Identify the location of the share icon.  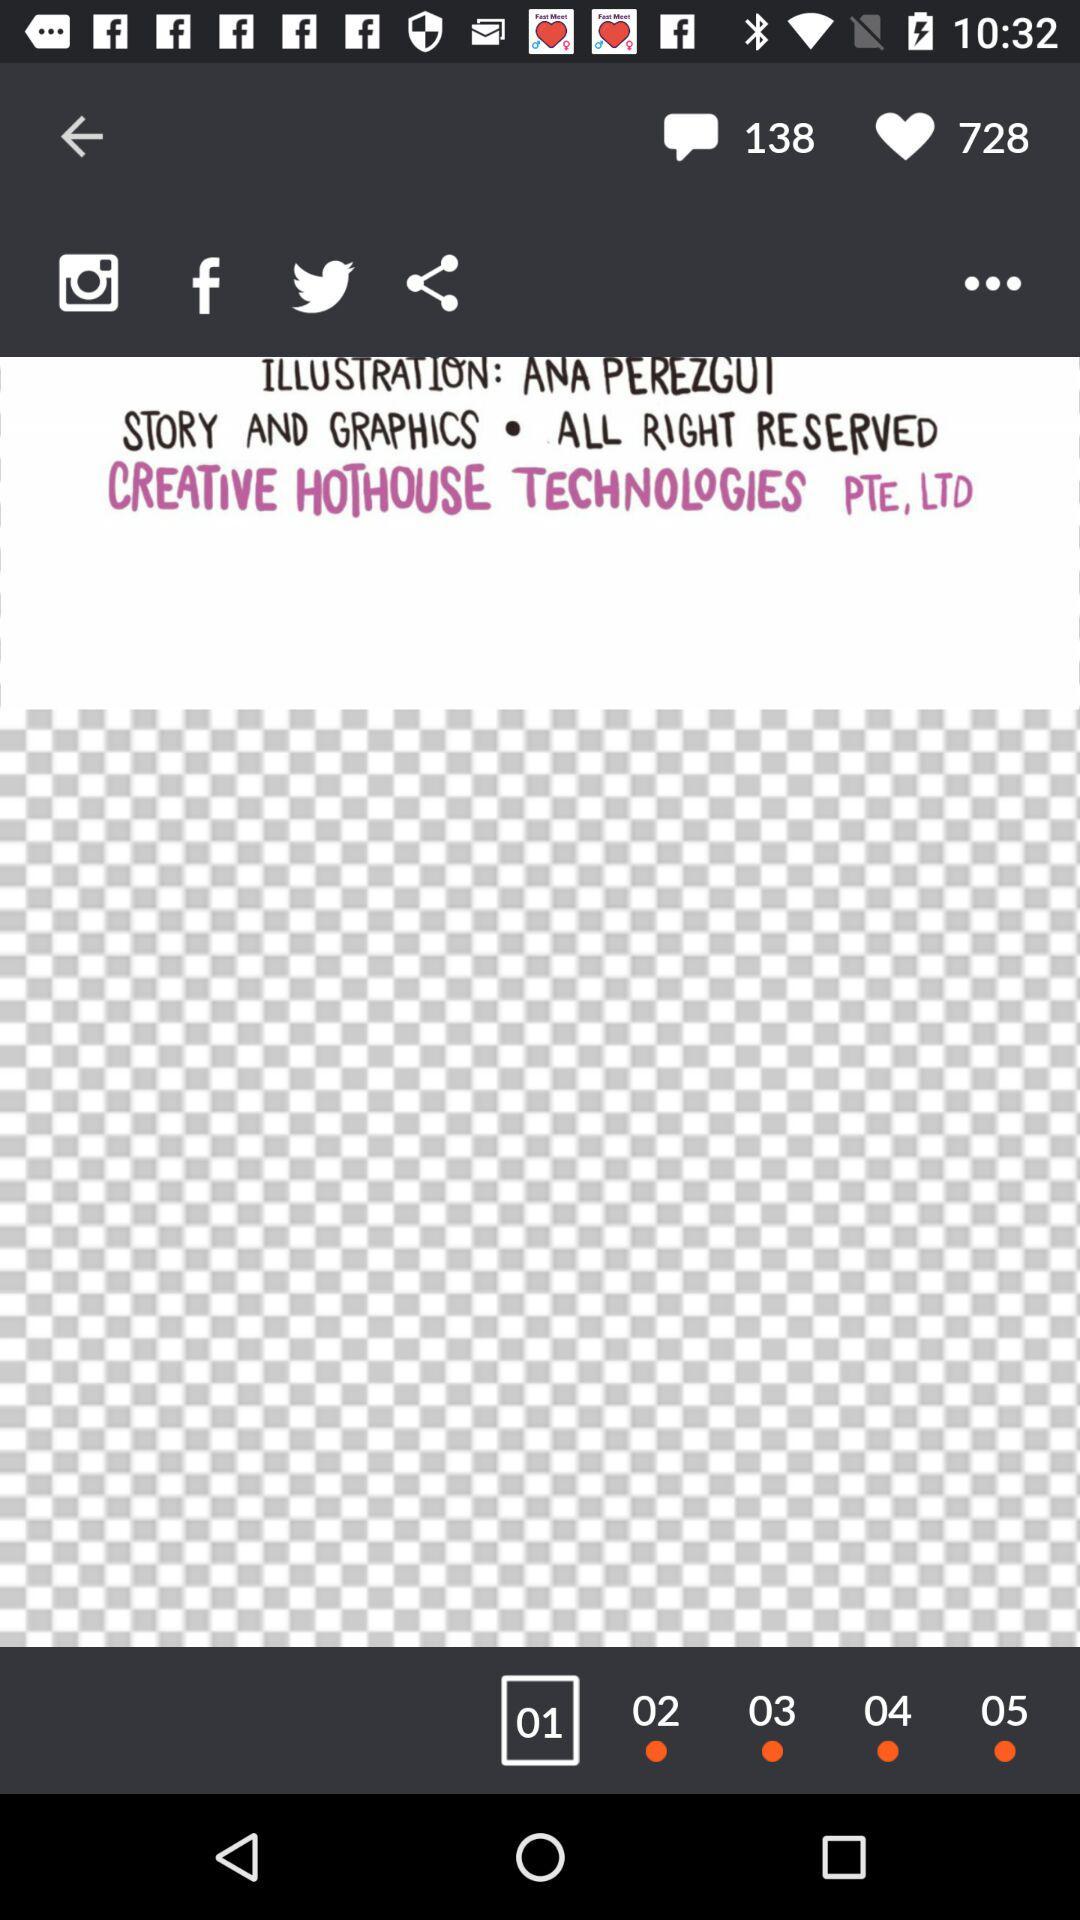
(431, 282).